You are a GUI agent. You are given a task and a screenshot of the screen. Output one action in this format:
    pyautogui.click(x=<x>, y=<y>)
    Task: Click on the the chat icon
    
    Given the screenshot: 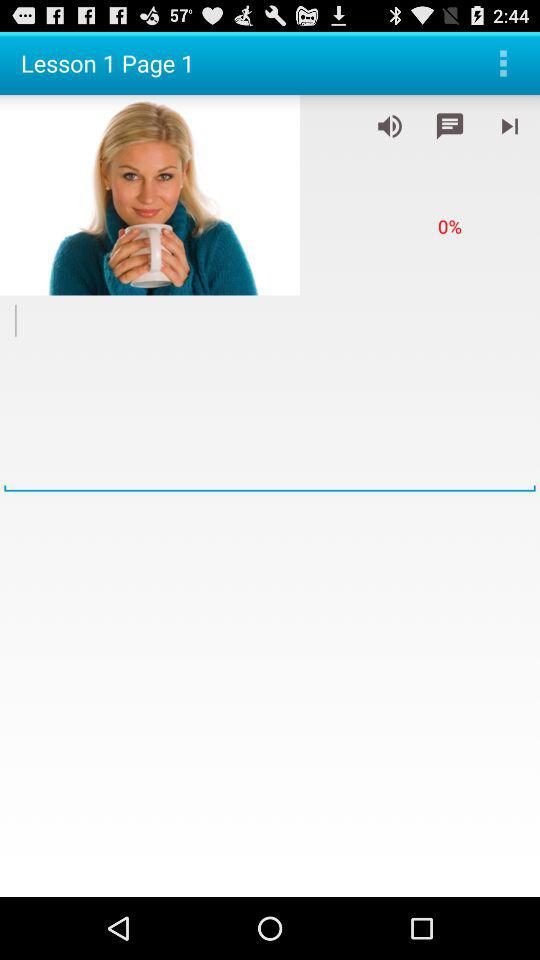 What is the action you would take?
    pyautogui.click(x=449, y=133)
    